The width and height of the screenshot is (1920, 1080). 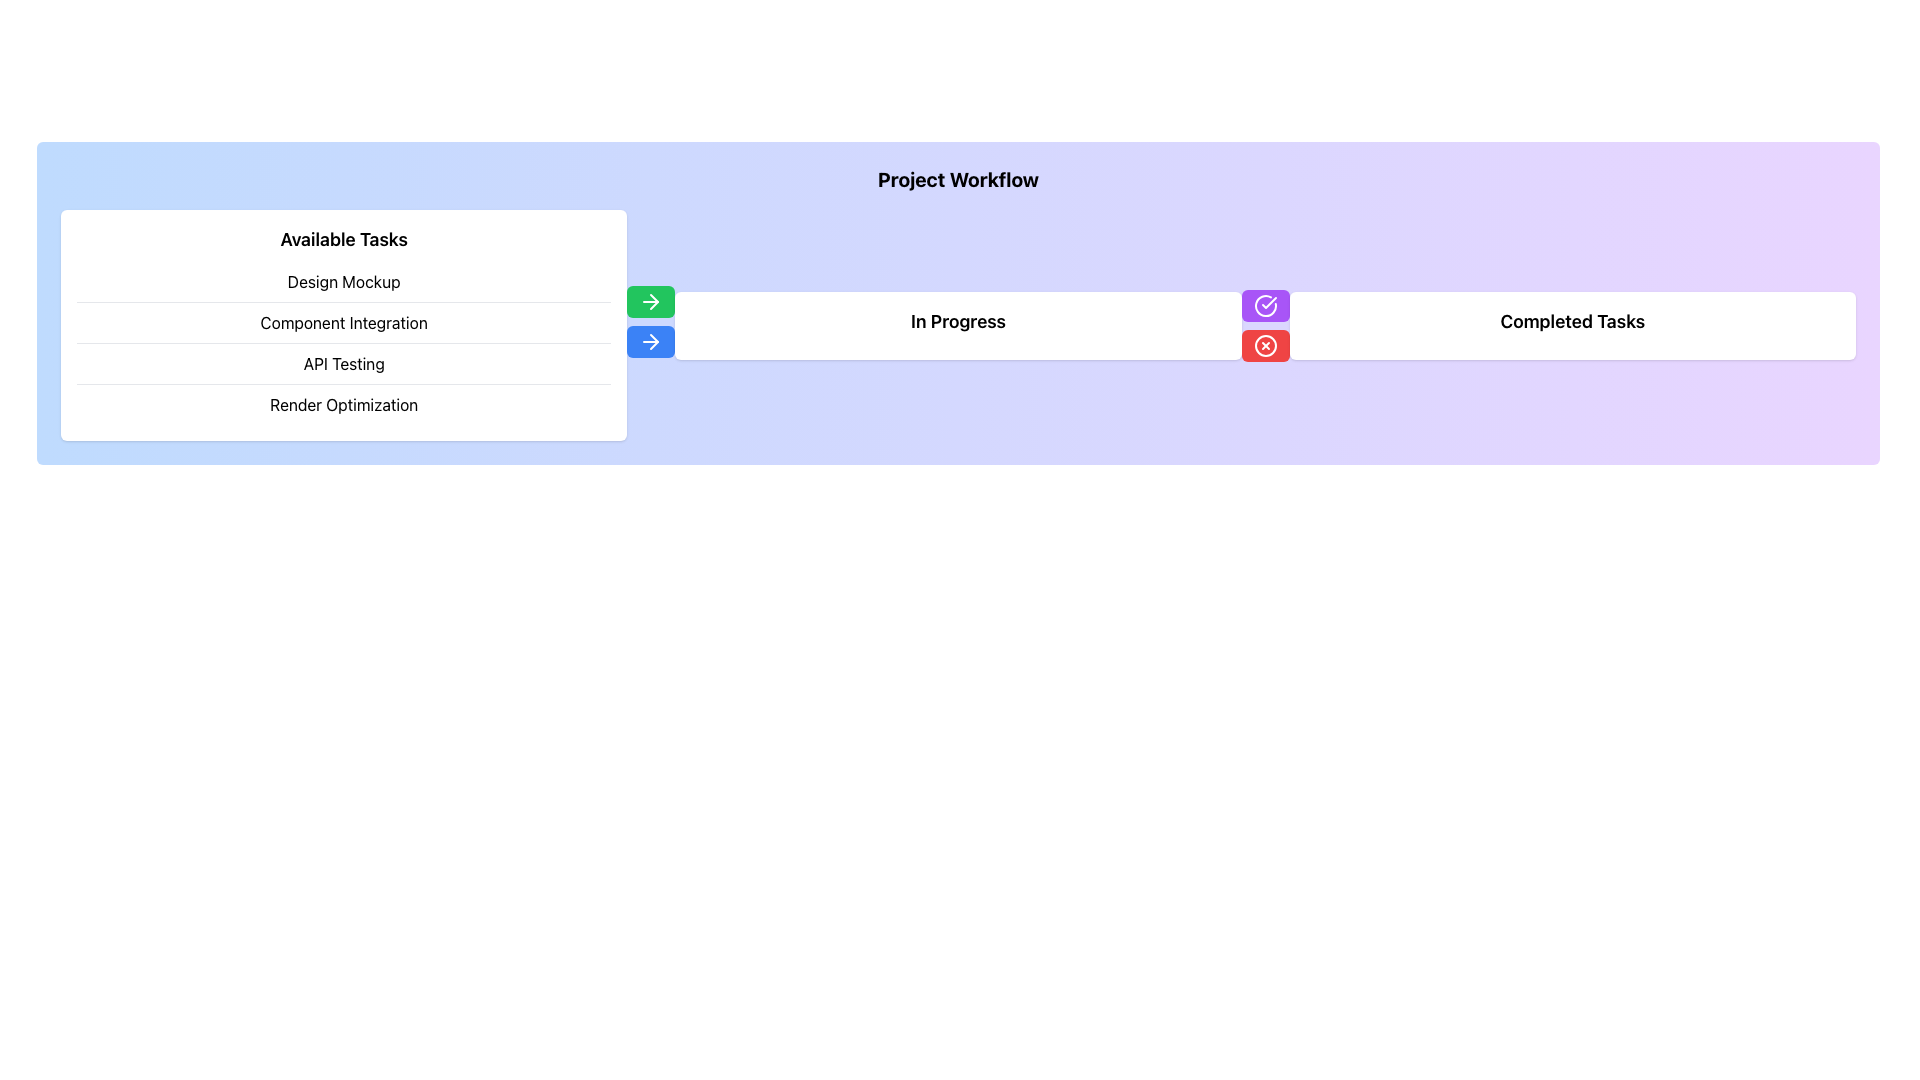 What do you see at coordinates (344, 364) in the screenshot?
I see `the third item in the 'Available Tasks' list, which is a label or task item for task selection or organization` at bounding box center [344, 364].